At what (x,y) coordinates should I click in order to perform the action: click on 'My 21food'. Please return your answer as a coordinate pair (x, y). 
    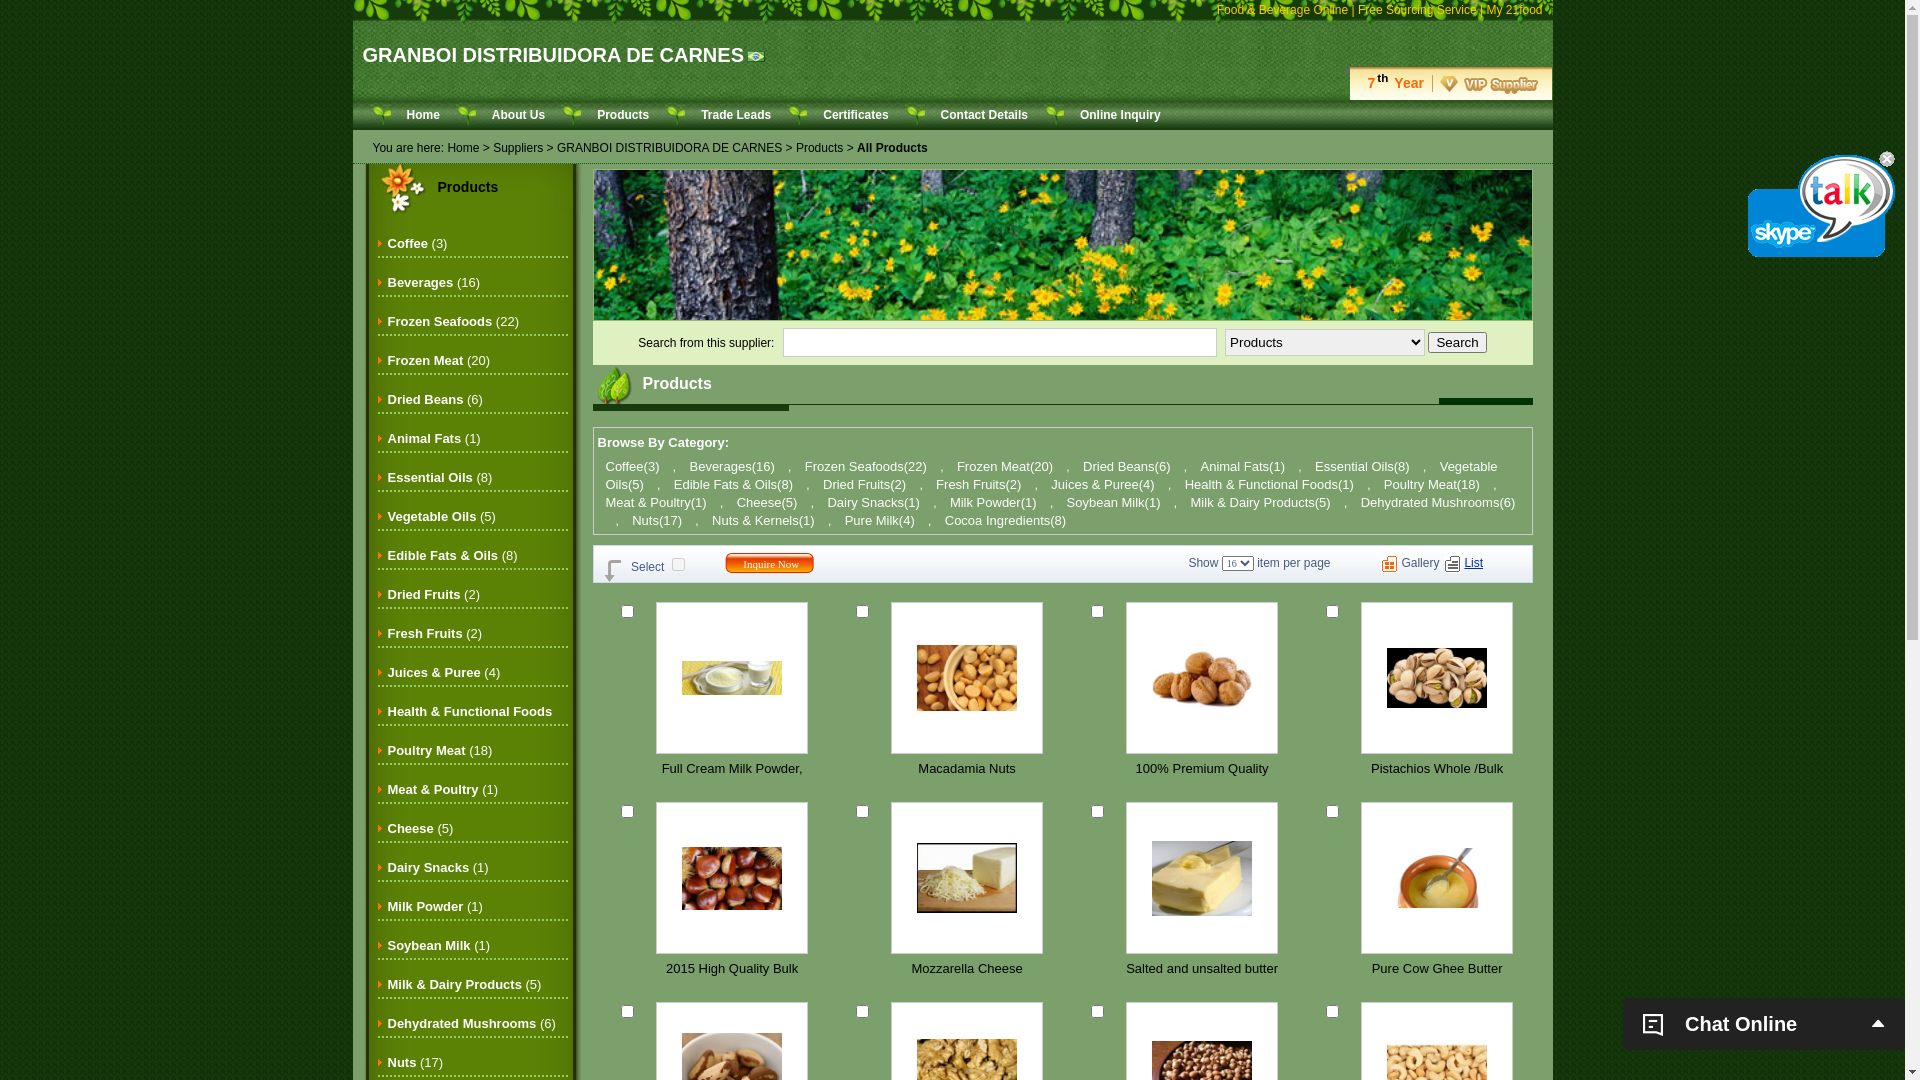
    Looking at the image, I should click on (1513, 10).